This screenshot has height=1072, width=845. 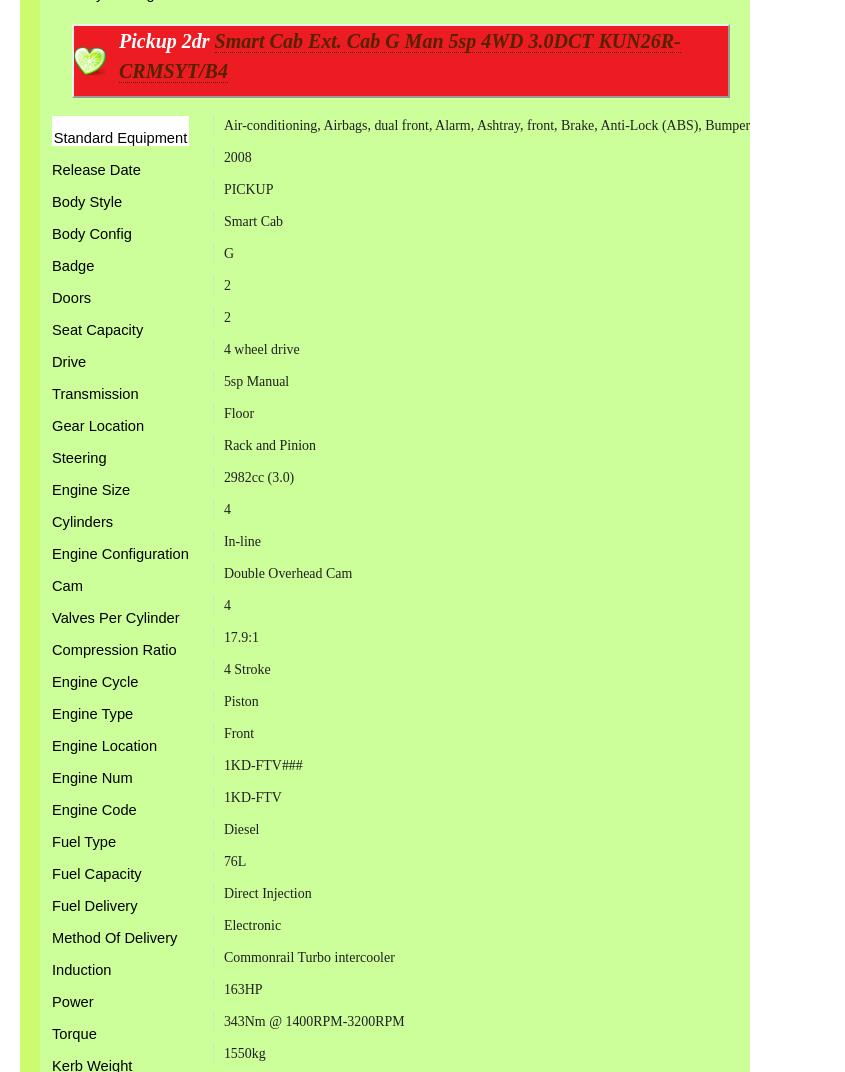 I want to click on 'Steering', so click(x=50, y=456).